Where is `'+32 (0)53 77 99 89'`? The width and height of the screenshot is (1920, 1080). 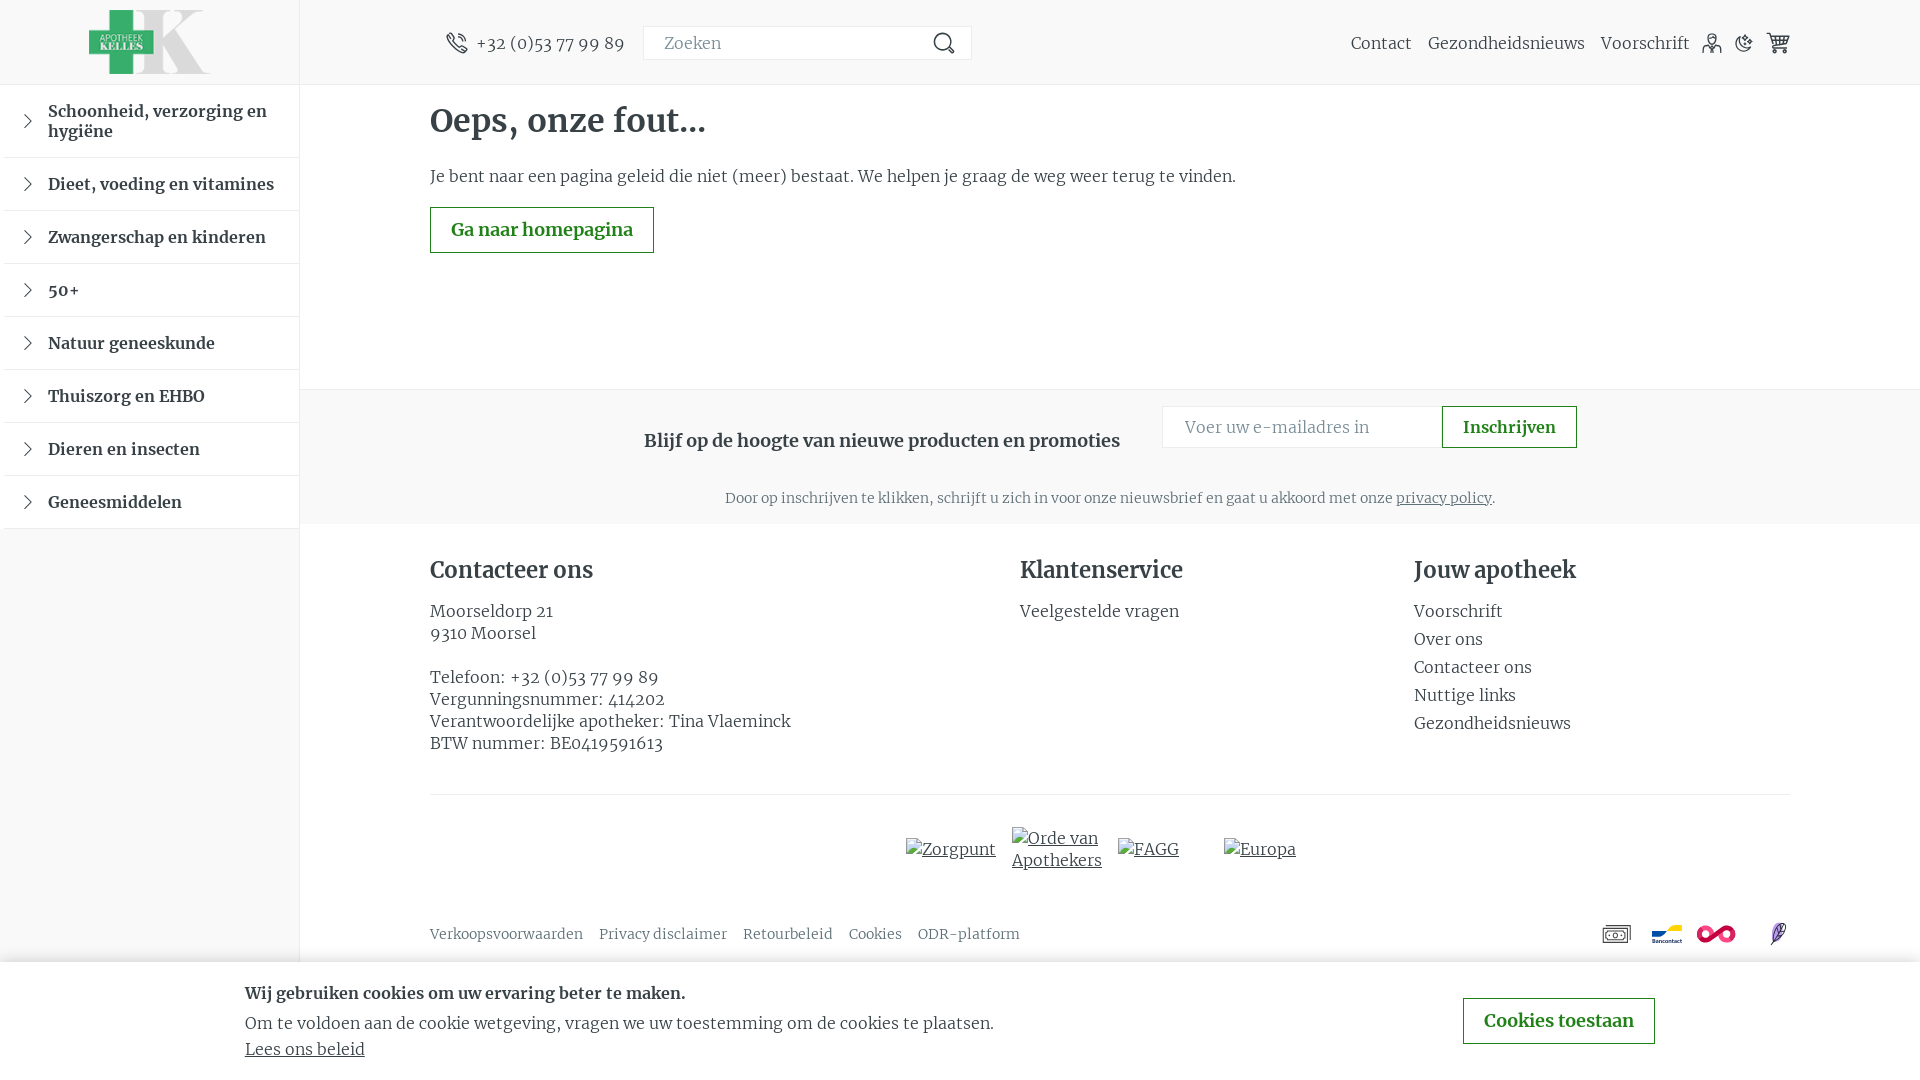
'+32 (0)53 77 99 89' is located at coordinates (535, 42).